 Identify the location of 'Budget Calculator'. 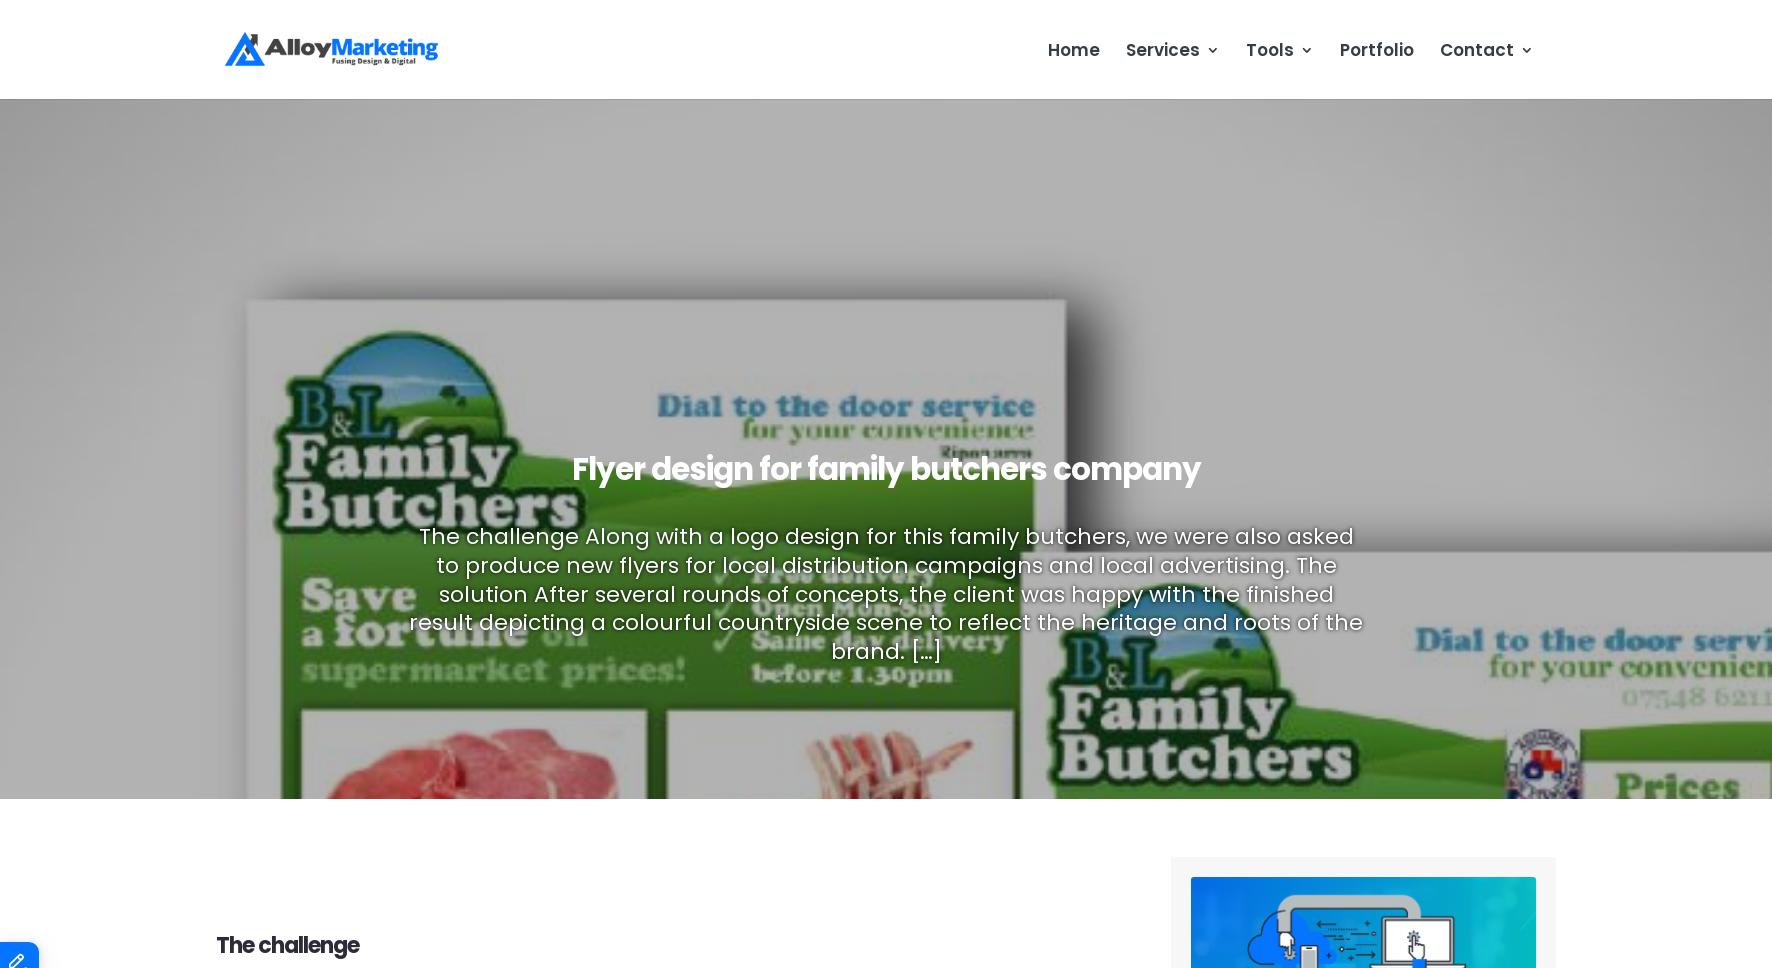
(1334, 141).